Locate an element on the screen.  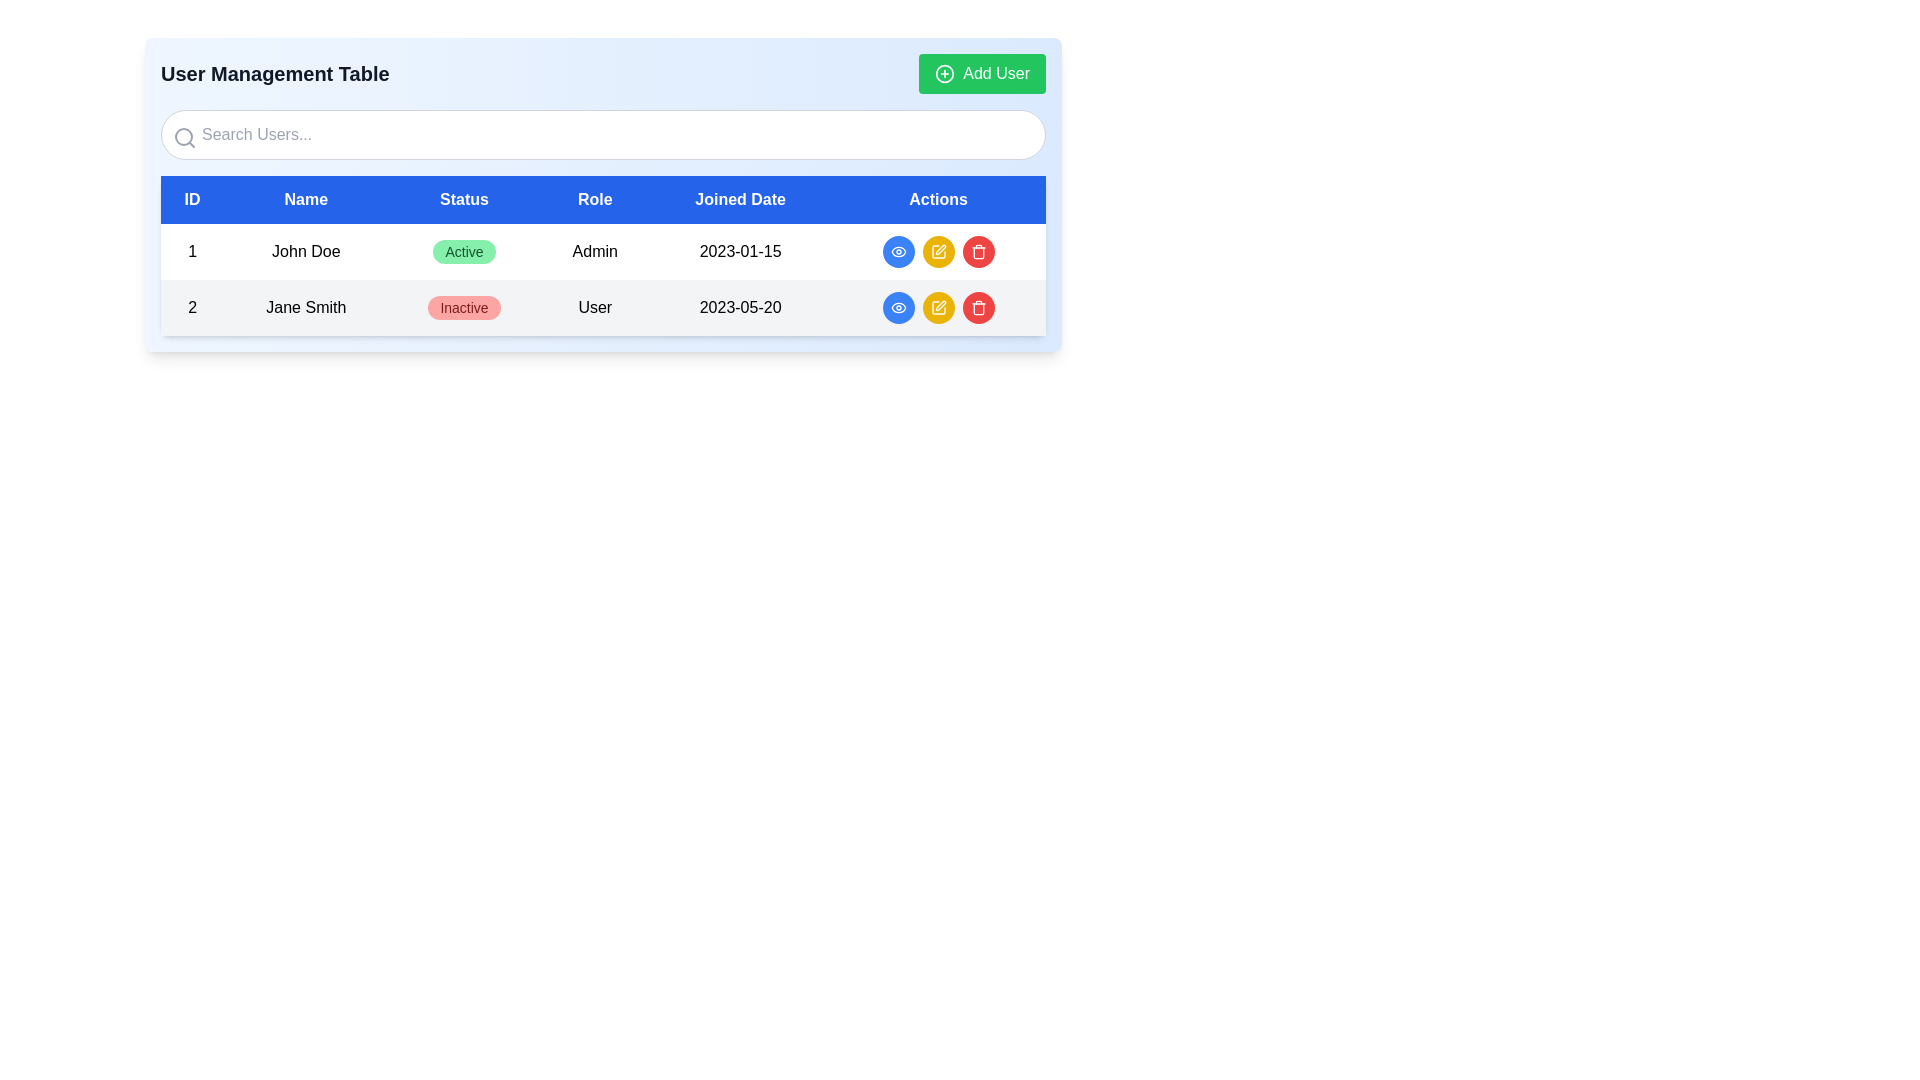
the trash bin icon representing the delete action for user 'Jane Smith' located in the second row of the 'Actions' column is located at coordinates (978, 252).